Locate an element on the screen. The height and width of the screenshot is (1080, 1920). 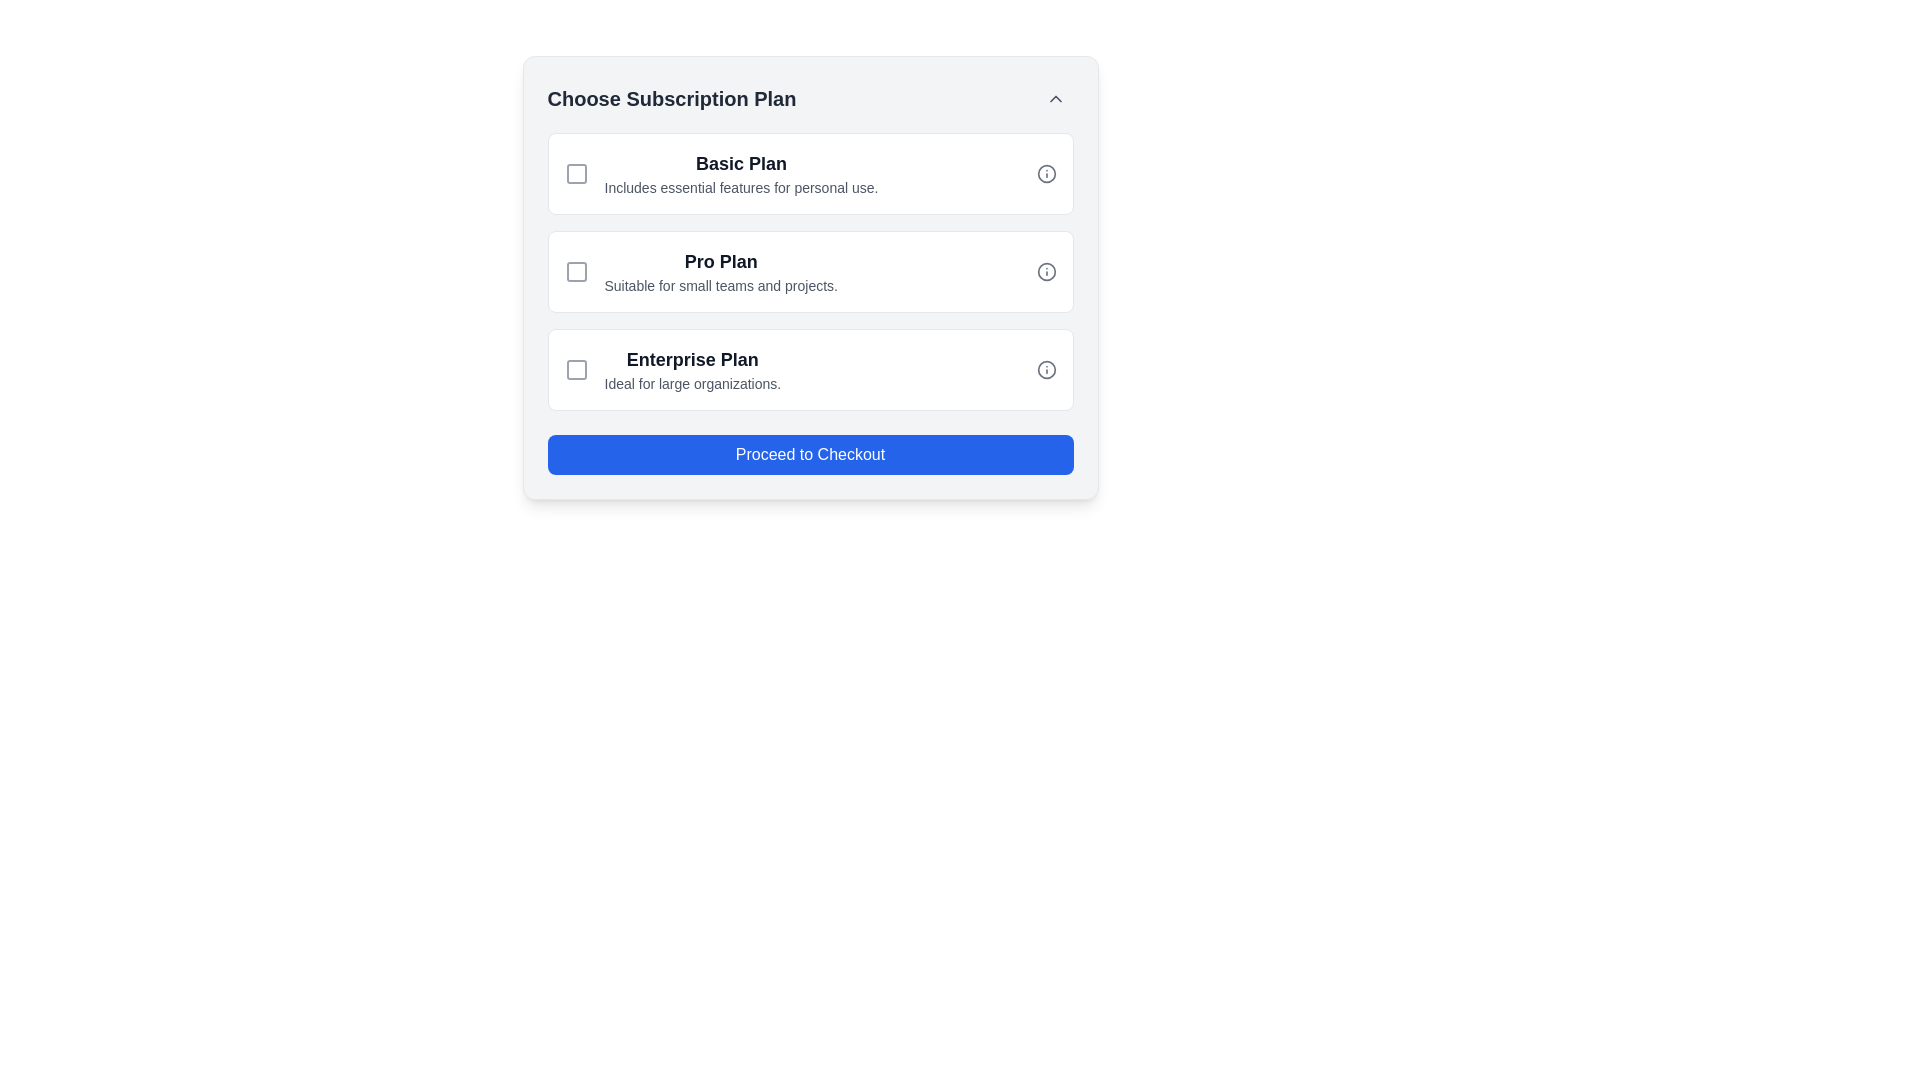
the 'Enterprise Plan' text label, which is a prominently styled title in dark gray color, indicating a subscription option is located at coordinates (692, 358).